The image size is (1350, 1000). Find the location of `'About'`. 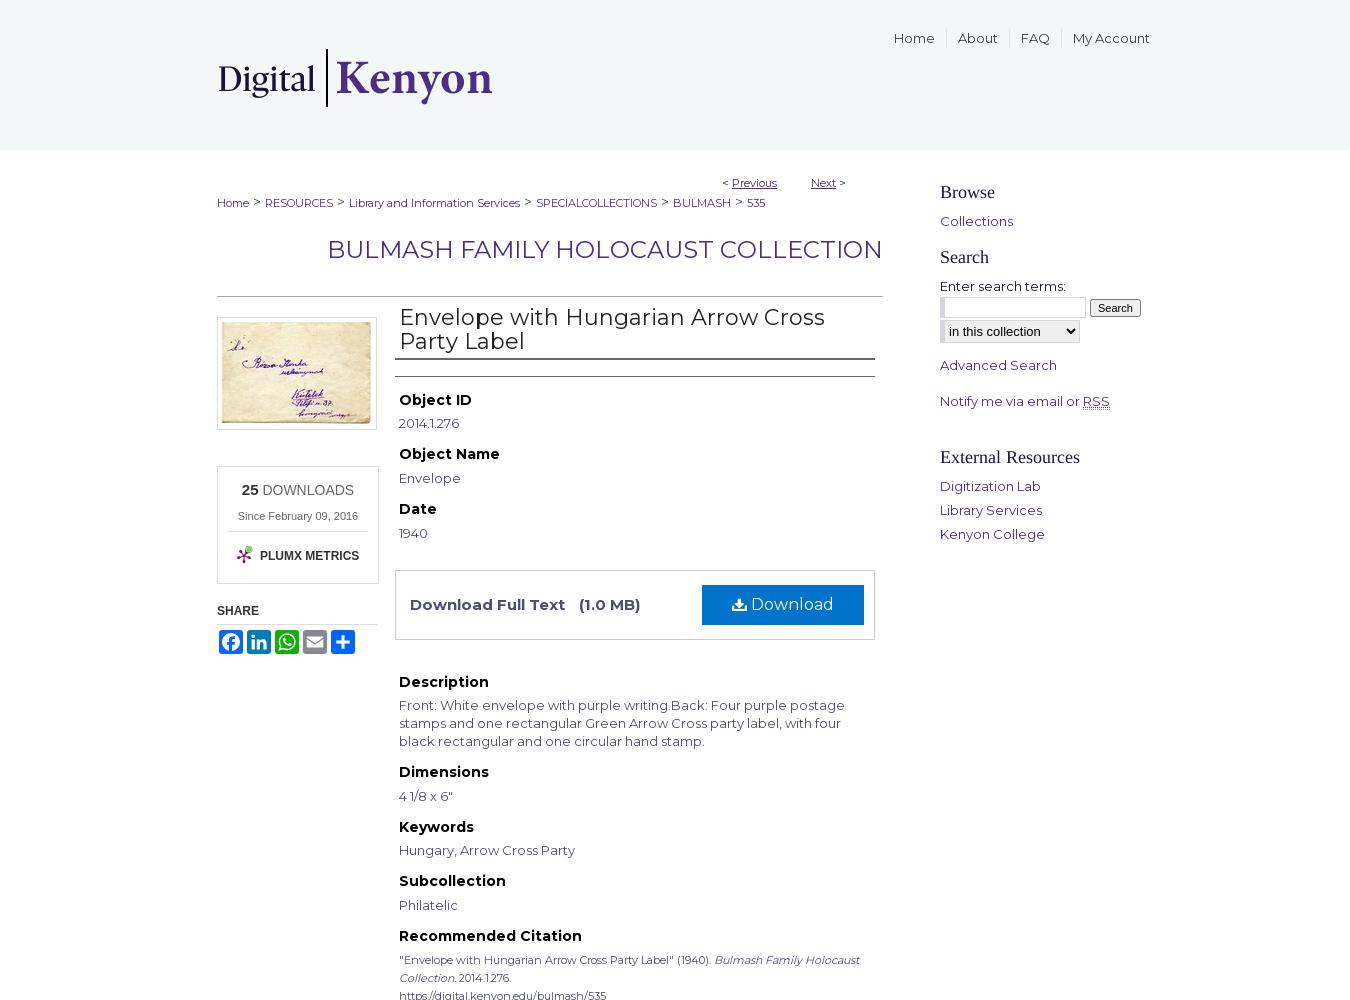

'About' is located at coordinates (976, 38).